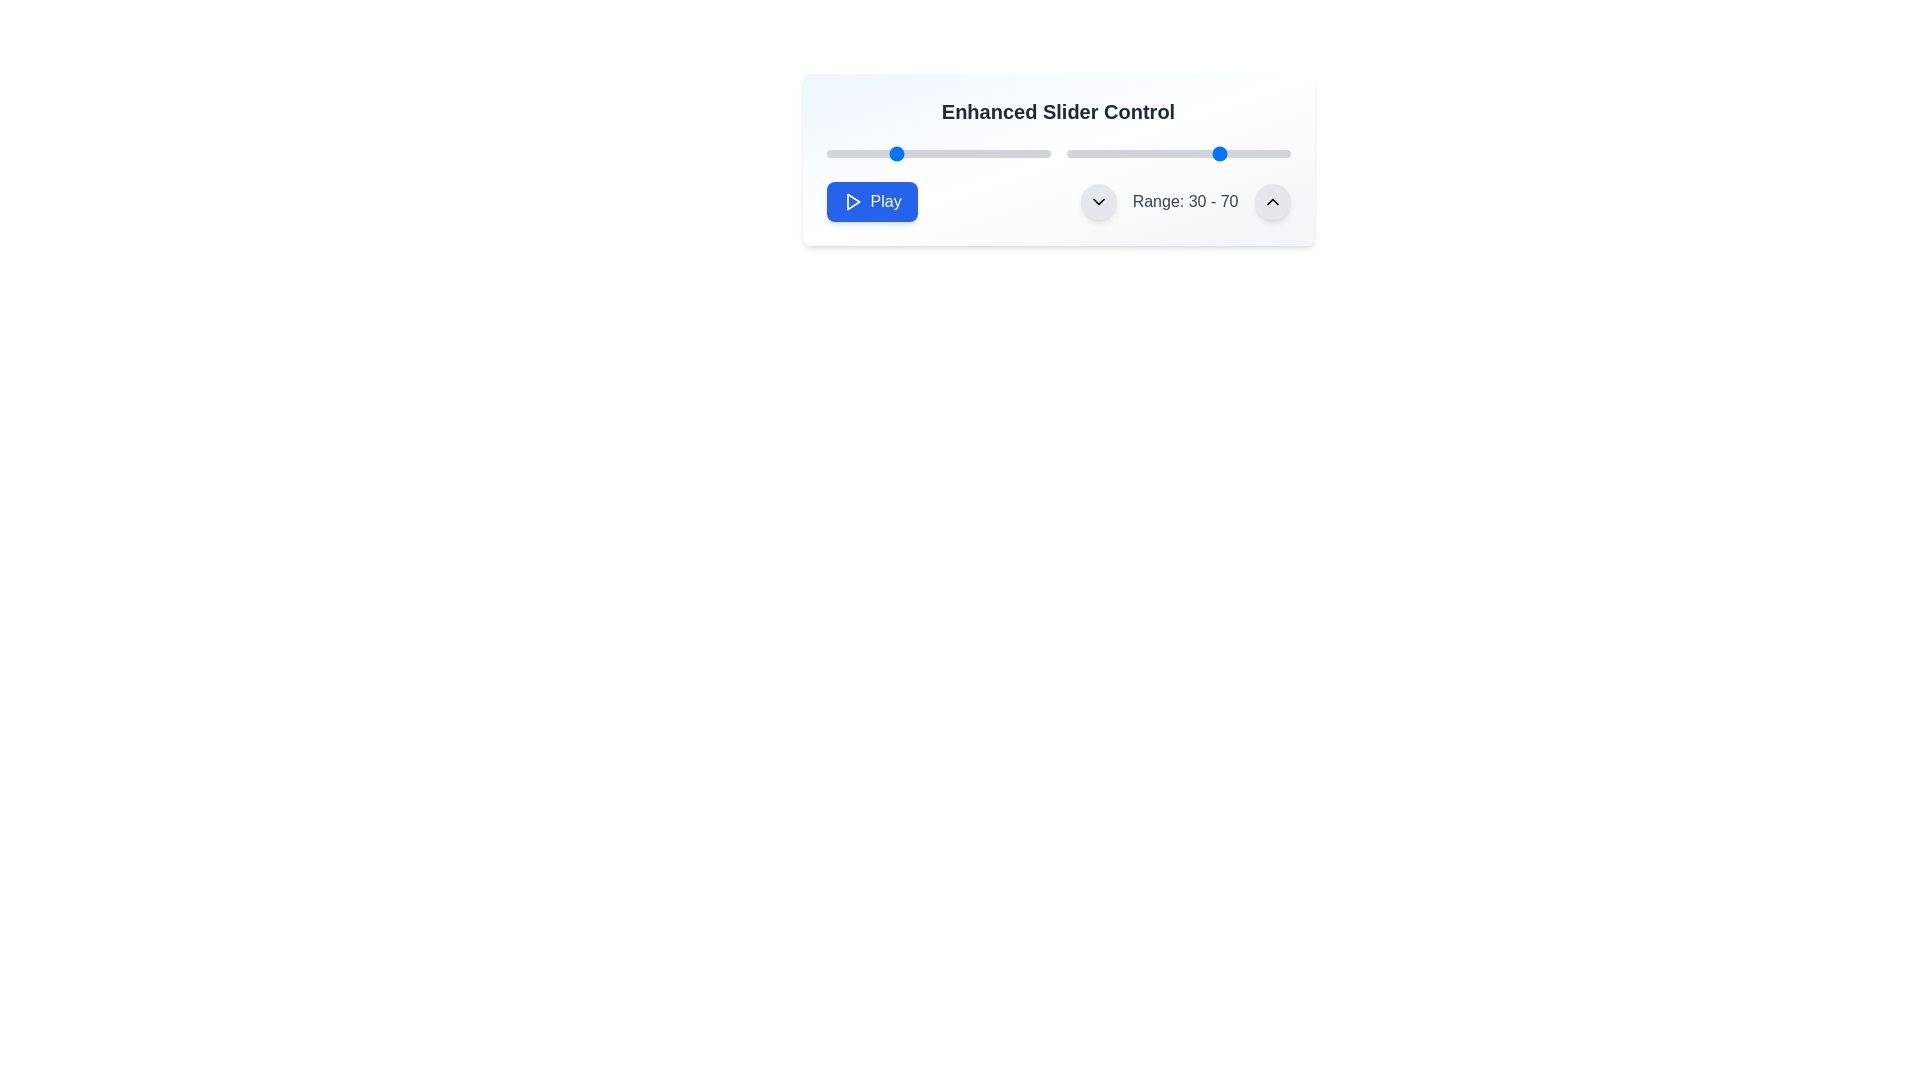 This screenshot has width=1920, height=1080. What do you see at coordinates (1133, 153) in the screenshot?
I see `the slider value` at bounding box center [1133, 153].